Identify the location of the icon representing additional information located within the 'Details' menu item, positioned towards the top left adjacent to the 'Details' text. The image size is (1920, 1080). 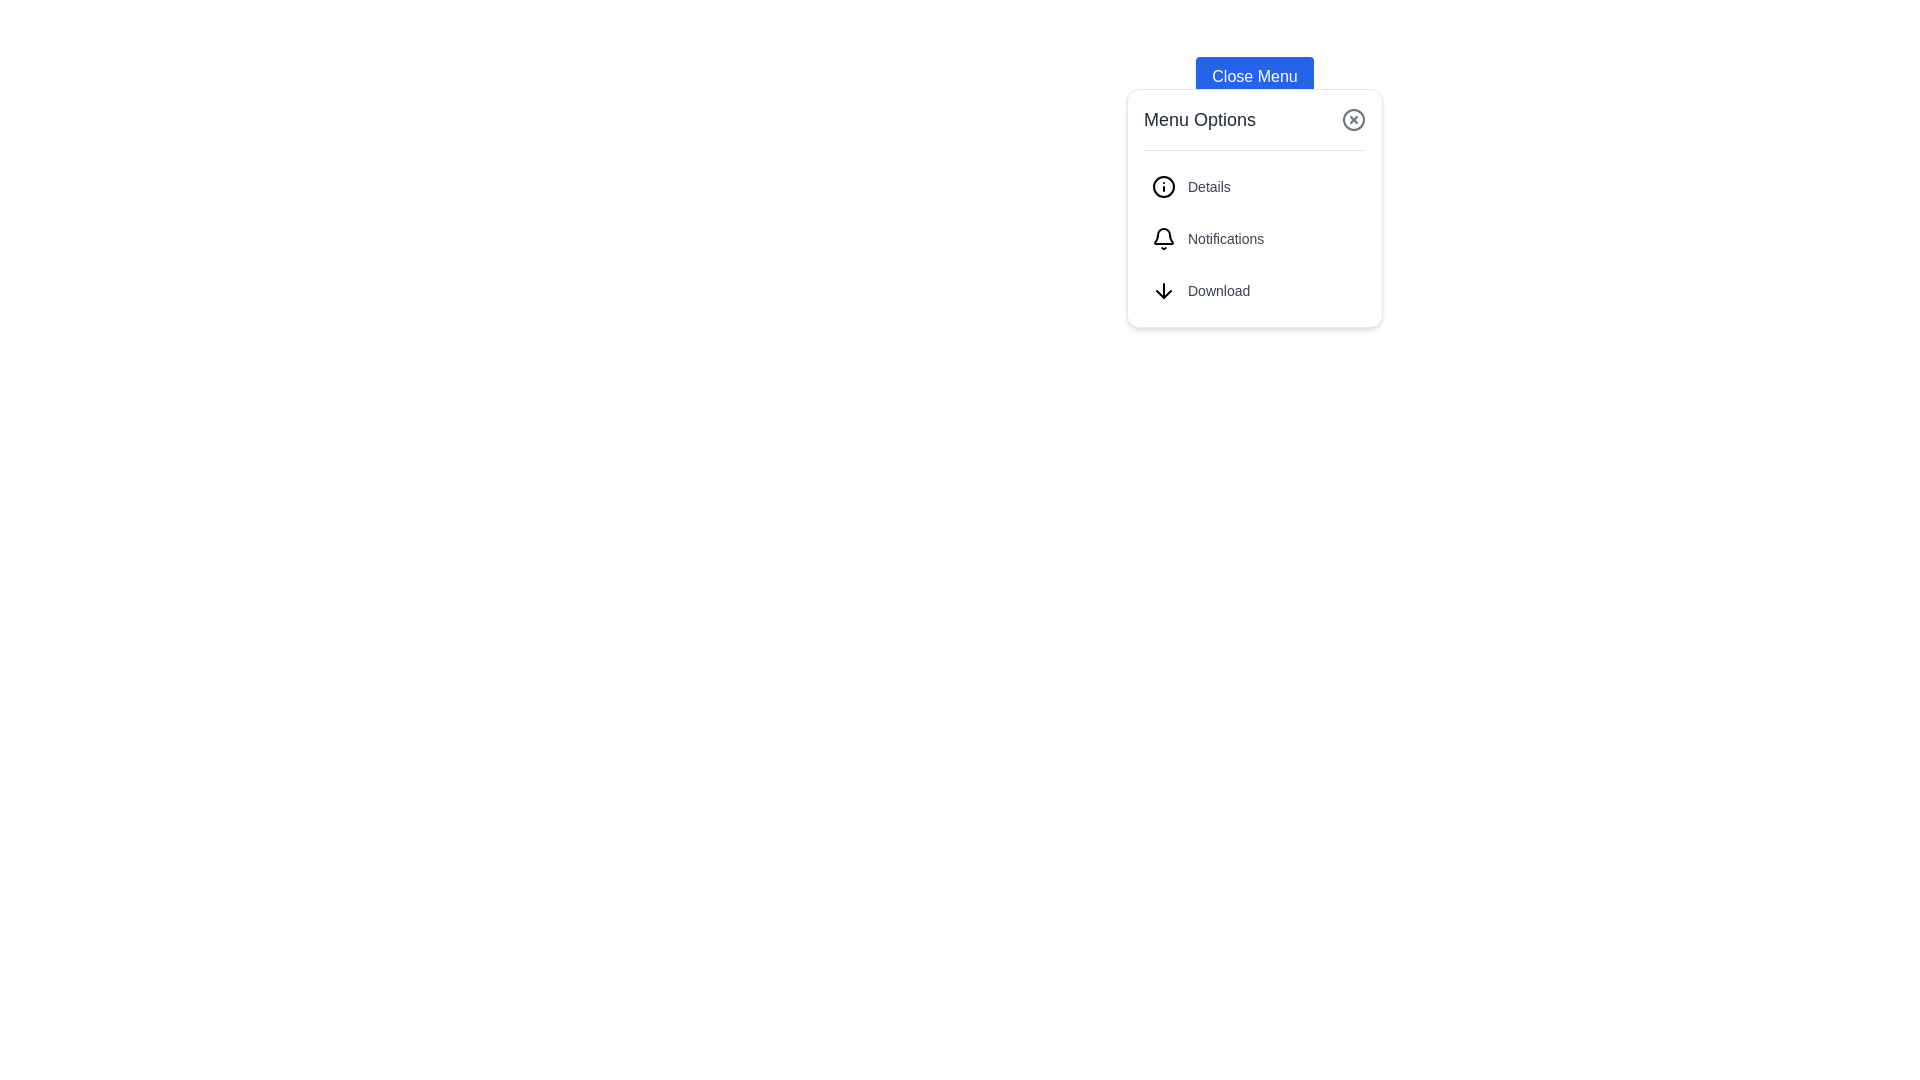
(1163, 186).